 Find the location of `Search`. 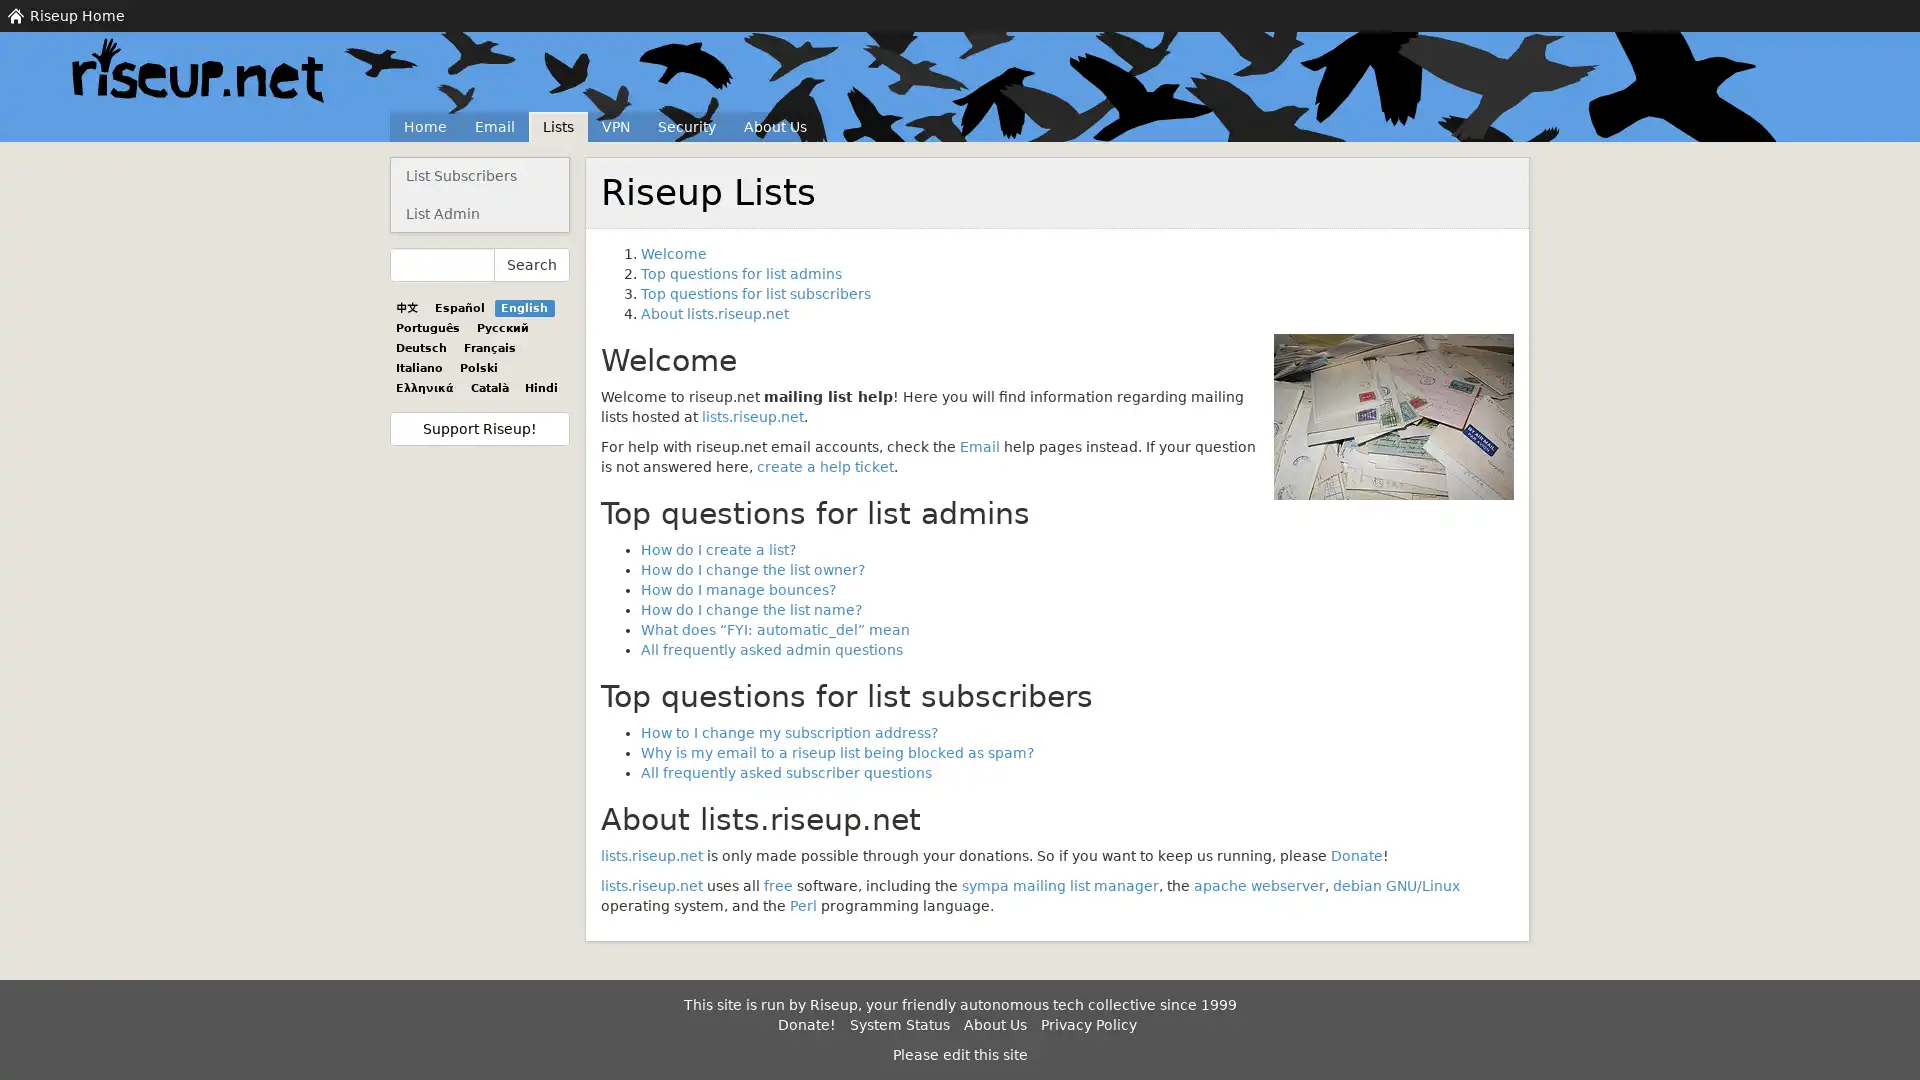

Search is located at coordinates (532, 264).